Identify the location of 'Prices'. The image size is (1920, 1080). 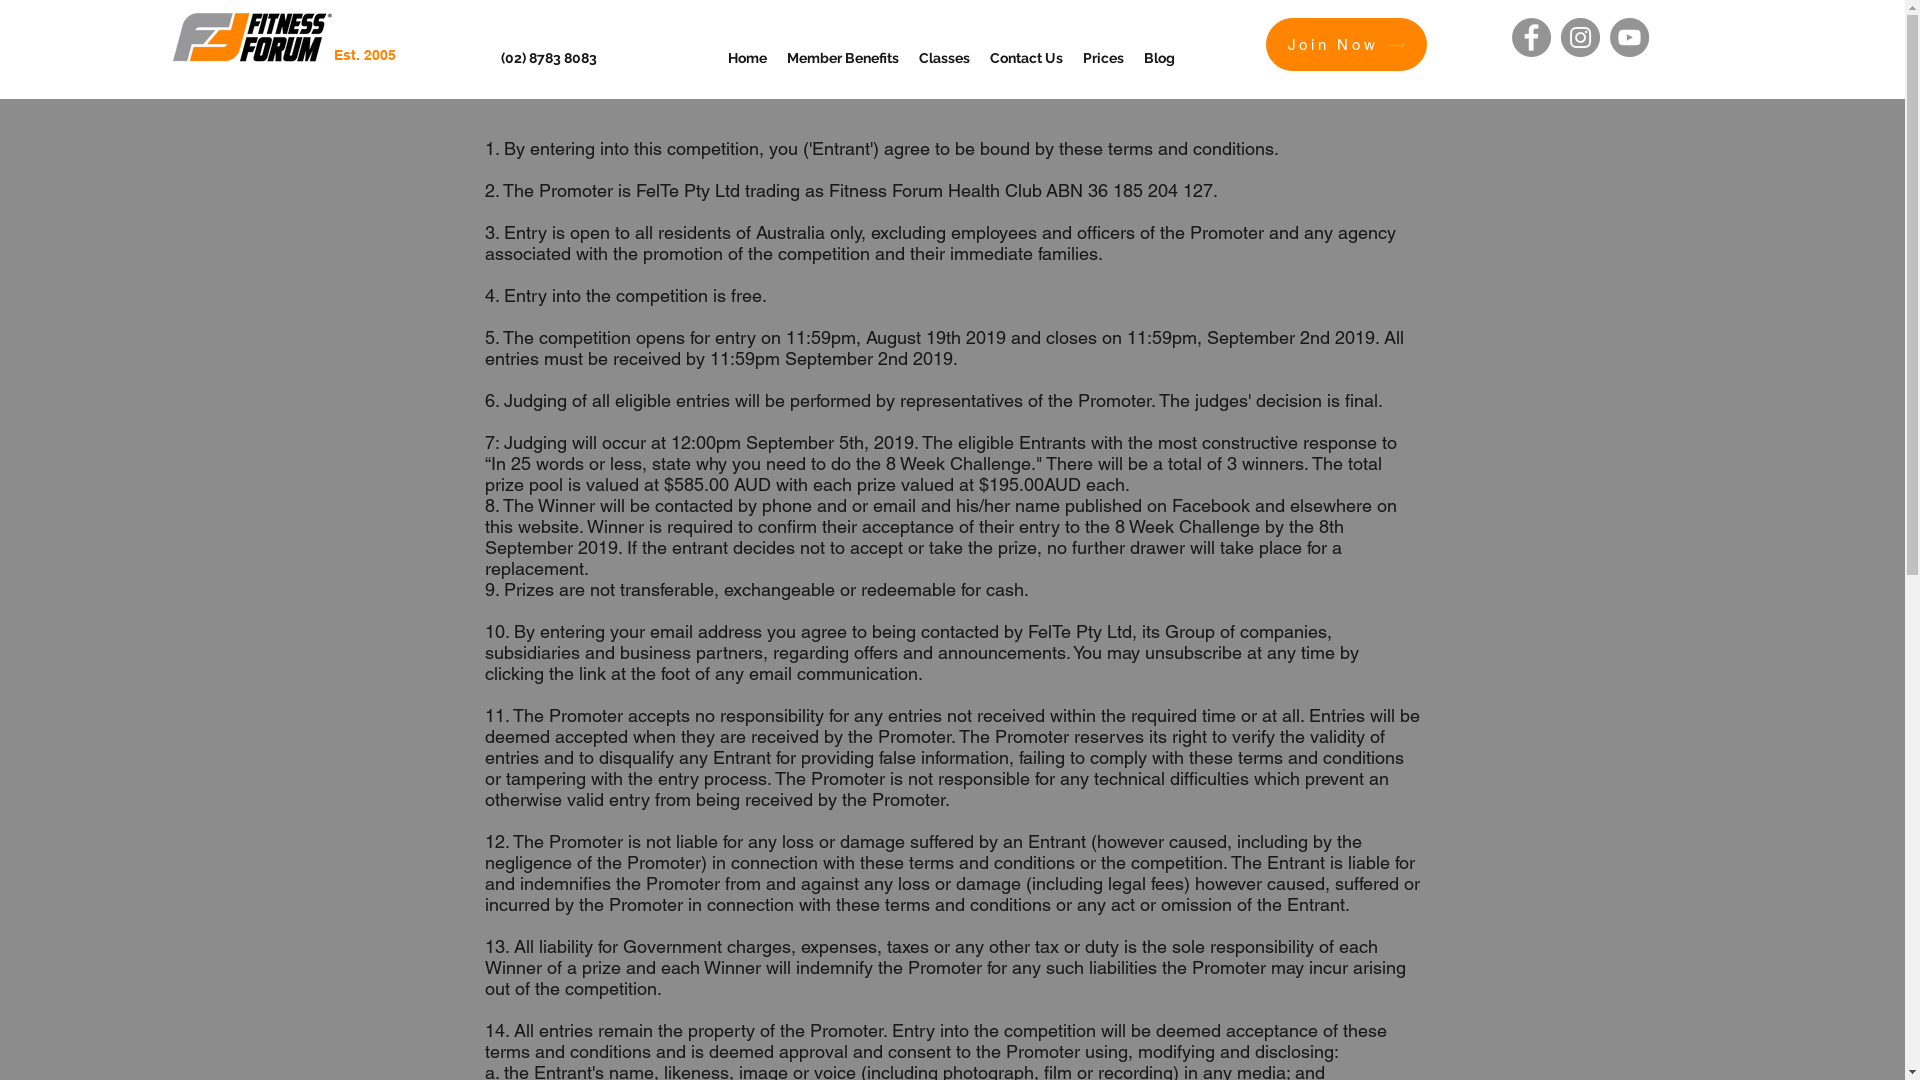
(1102, 56).